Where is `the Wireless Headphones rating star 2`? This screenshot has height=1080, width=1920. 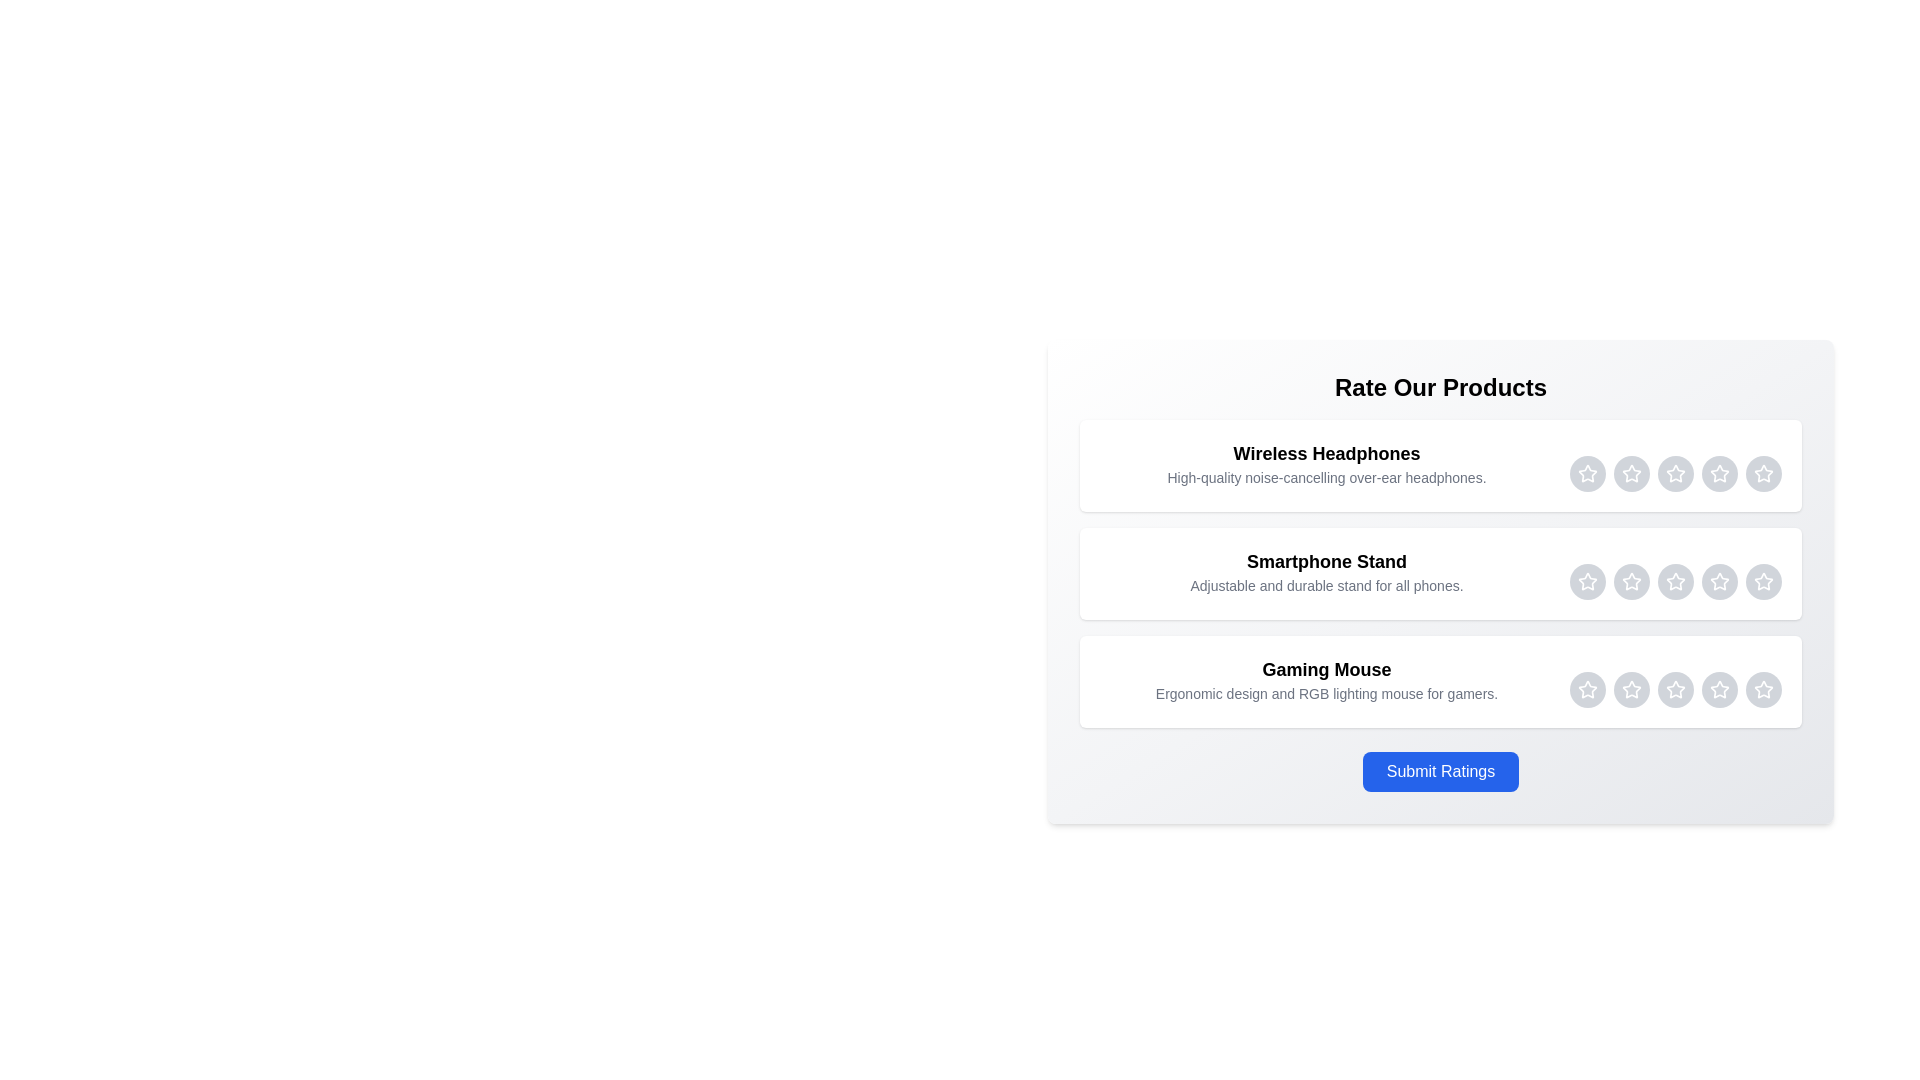
the Wireless Headphones rating star 2 is located at coordinates (1632, 474).